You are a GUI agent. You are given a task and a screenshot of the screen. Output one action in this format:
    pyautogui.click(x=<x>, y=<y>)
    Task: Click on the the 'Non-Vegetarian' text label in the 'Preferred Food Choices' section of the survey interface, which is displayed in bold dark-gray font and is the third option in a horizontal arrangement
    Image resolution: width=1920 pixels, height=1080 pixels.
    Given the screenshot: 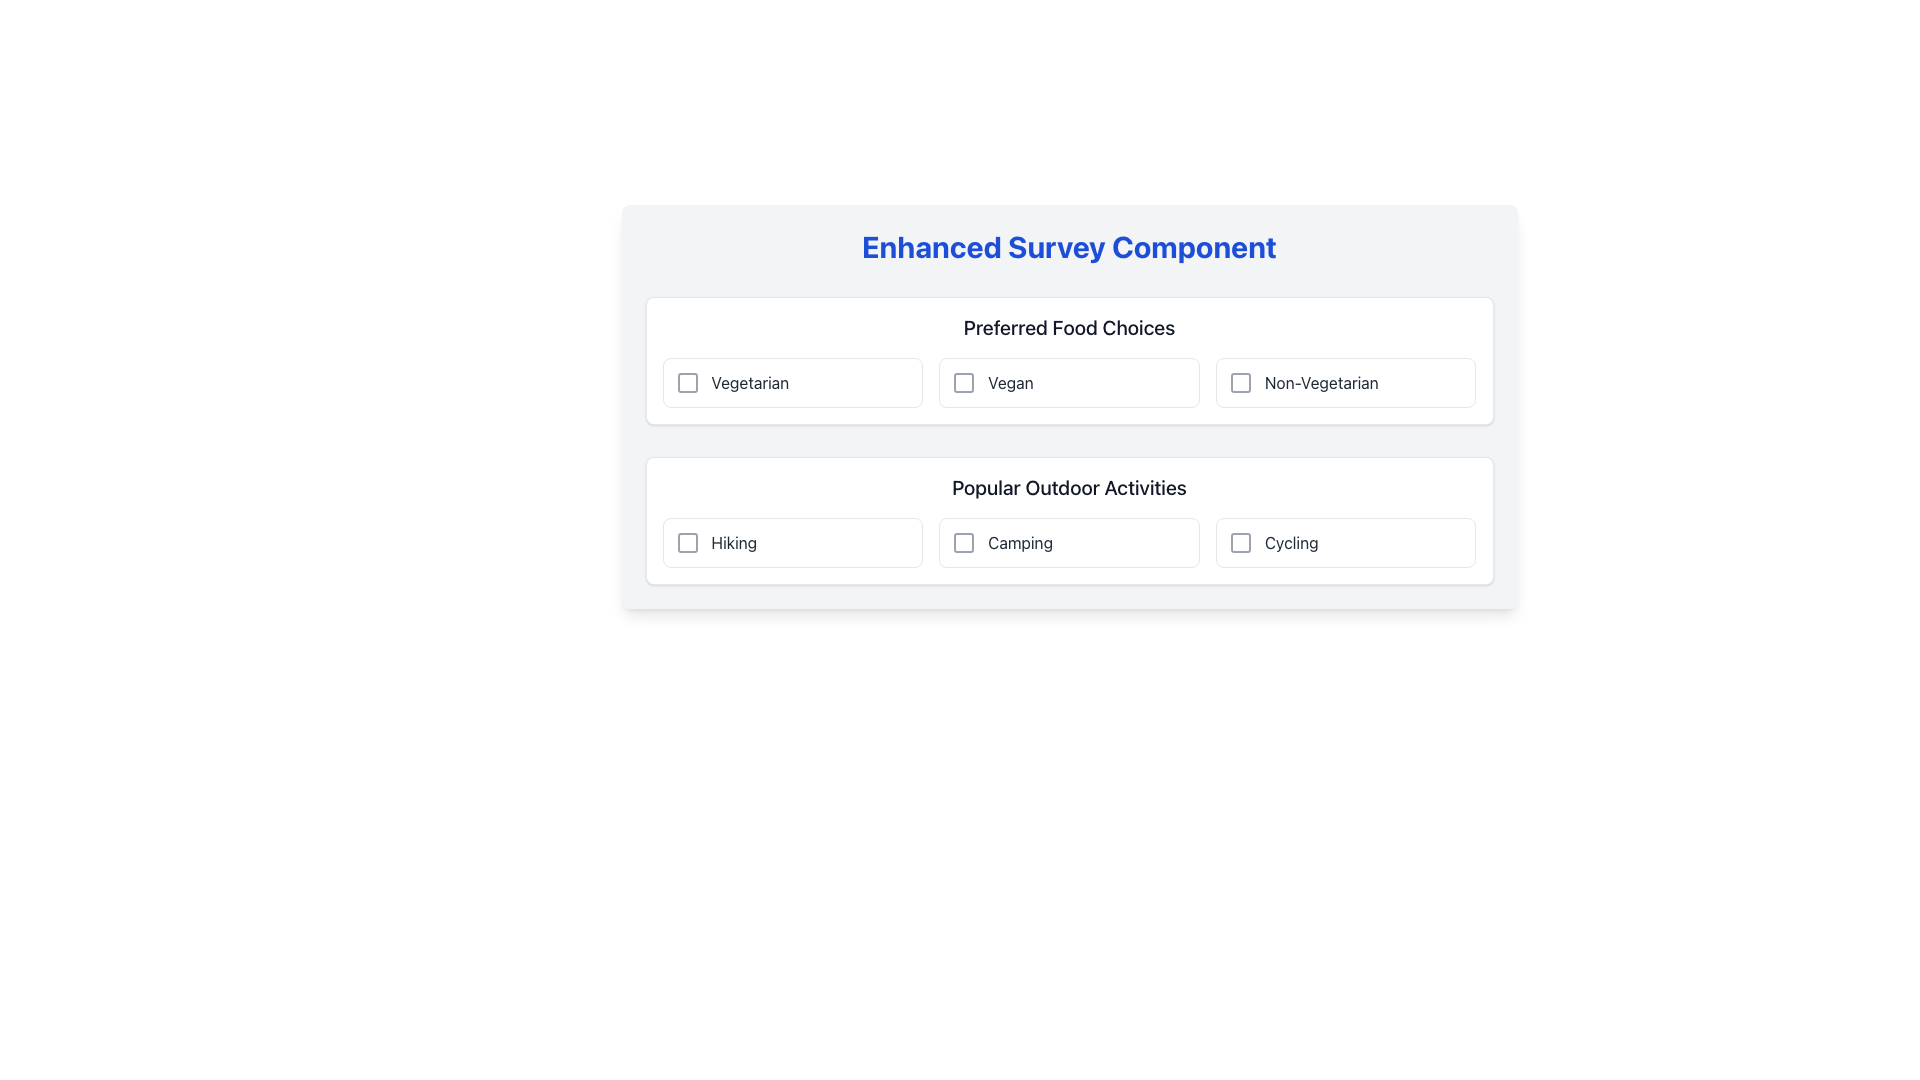 What is the action you would take?
    pyautogui.click(x=1321, y=382)
    